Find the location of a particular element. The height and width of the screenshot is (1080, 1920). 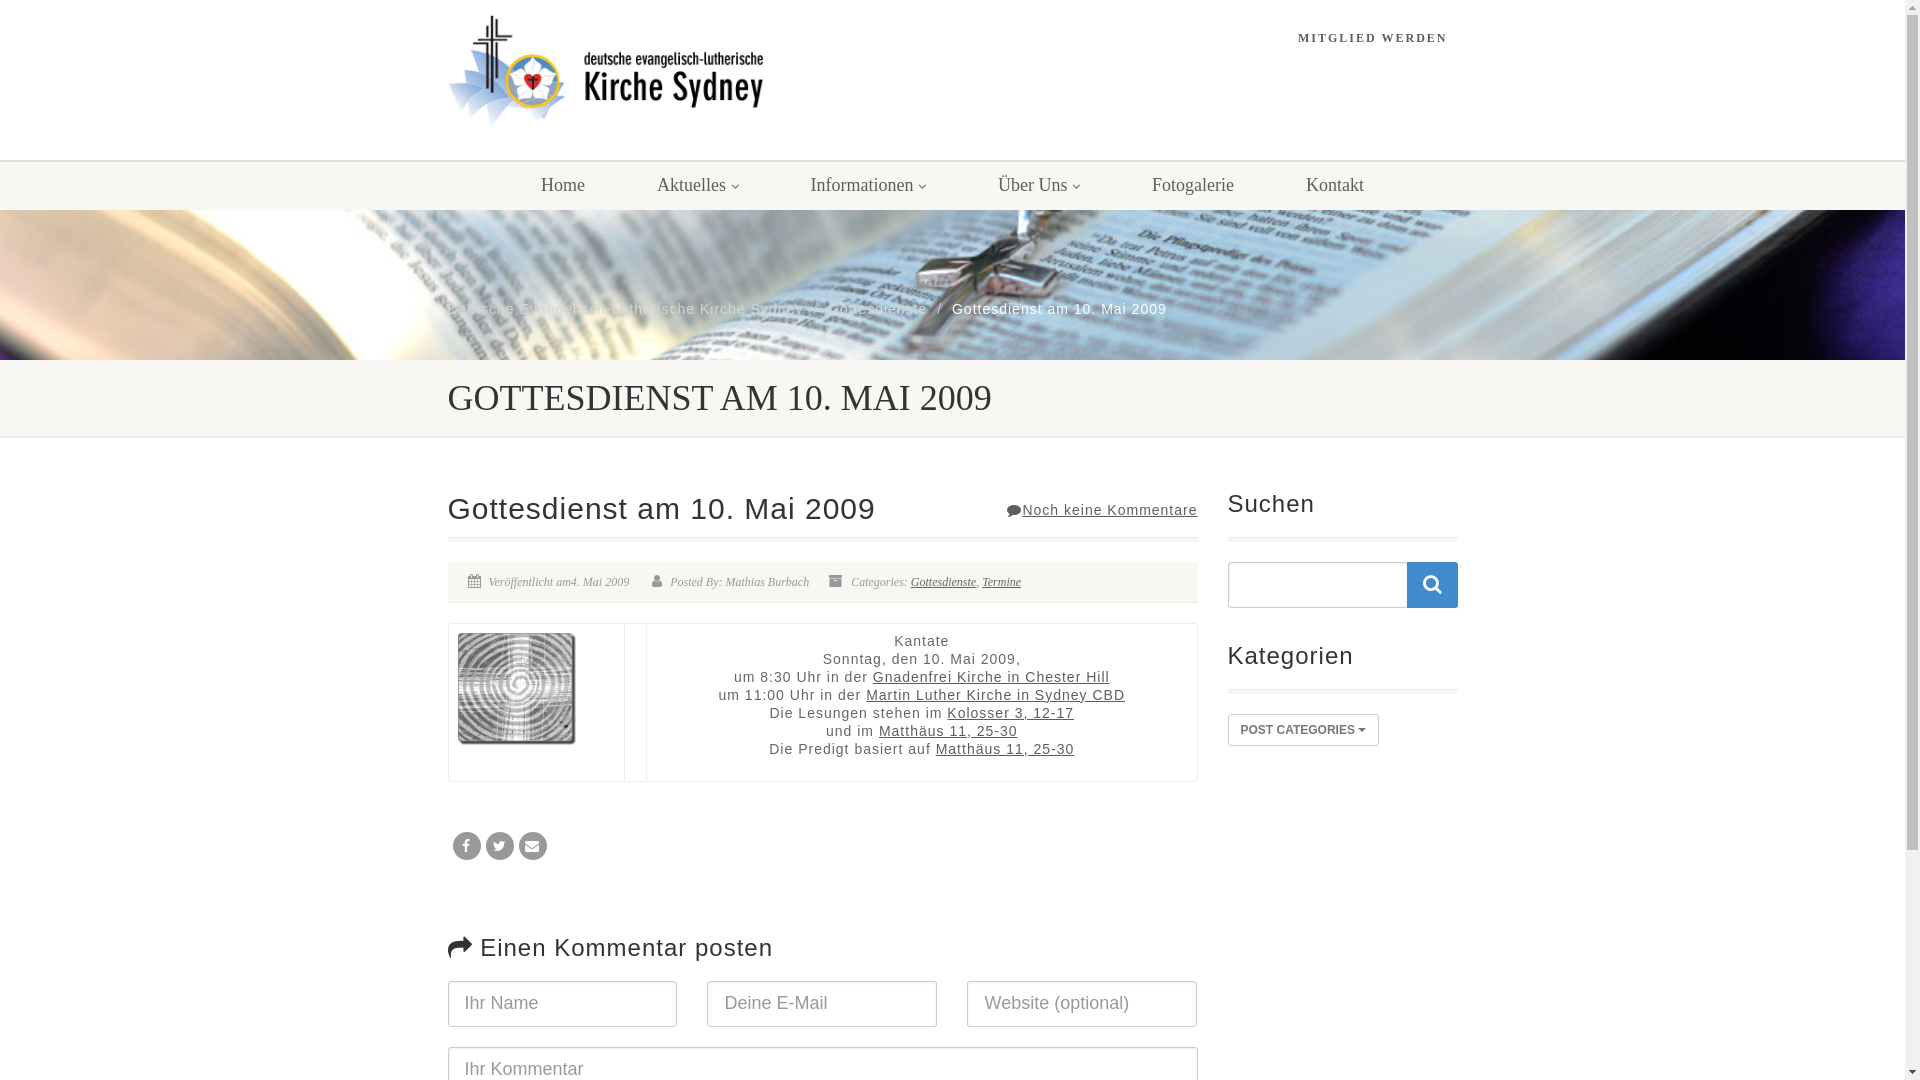

'Logo' is located at coordinates (605, 72).